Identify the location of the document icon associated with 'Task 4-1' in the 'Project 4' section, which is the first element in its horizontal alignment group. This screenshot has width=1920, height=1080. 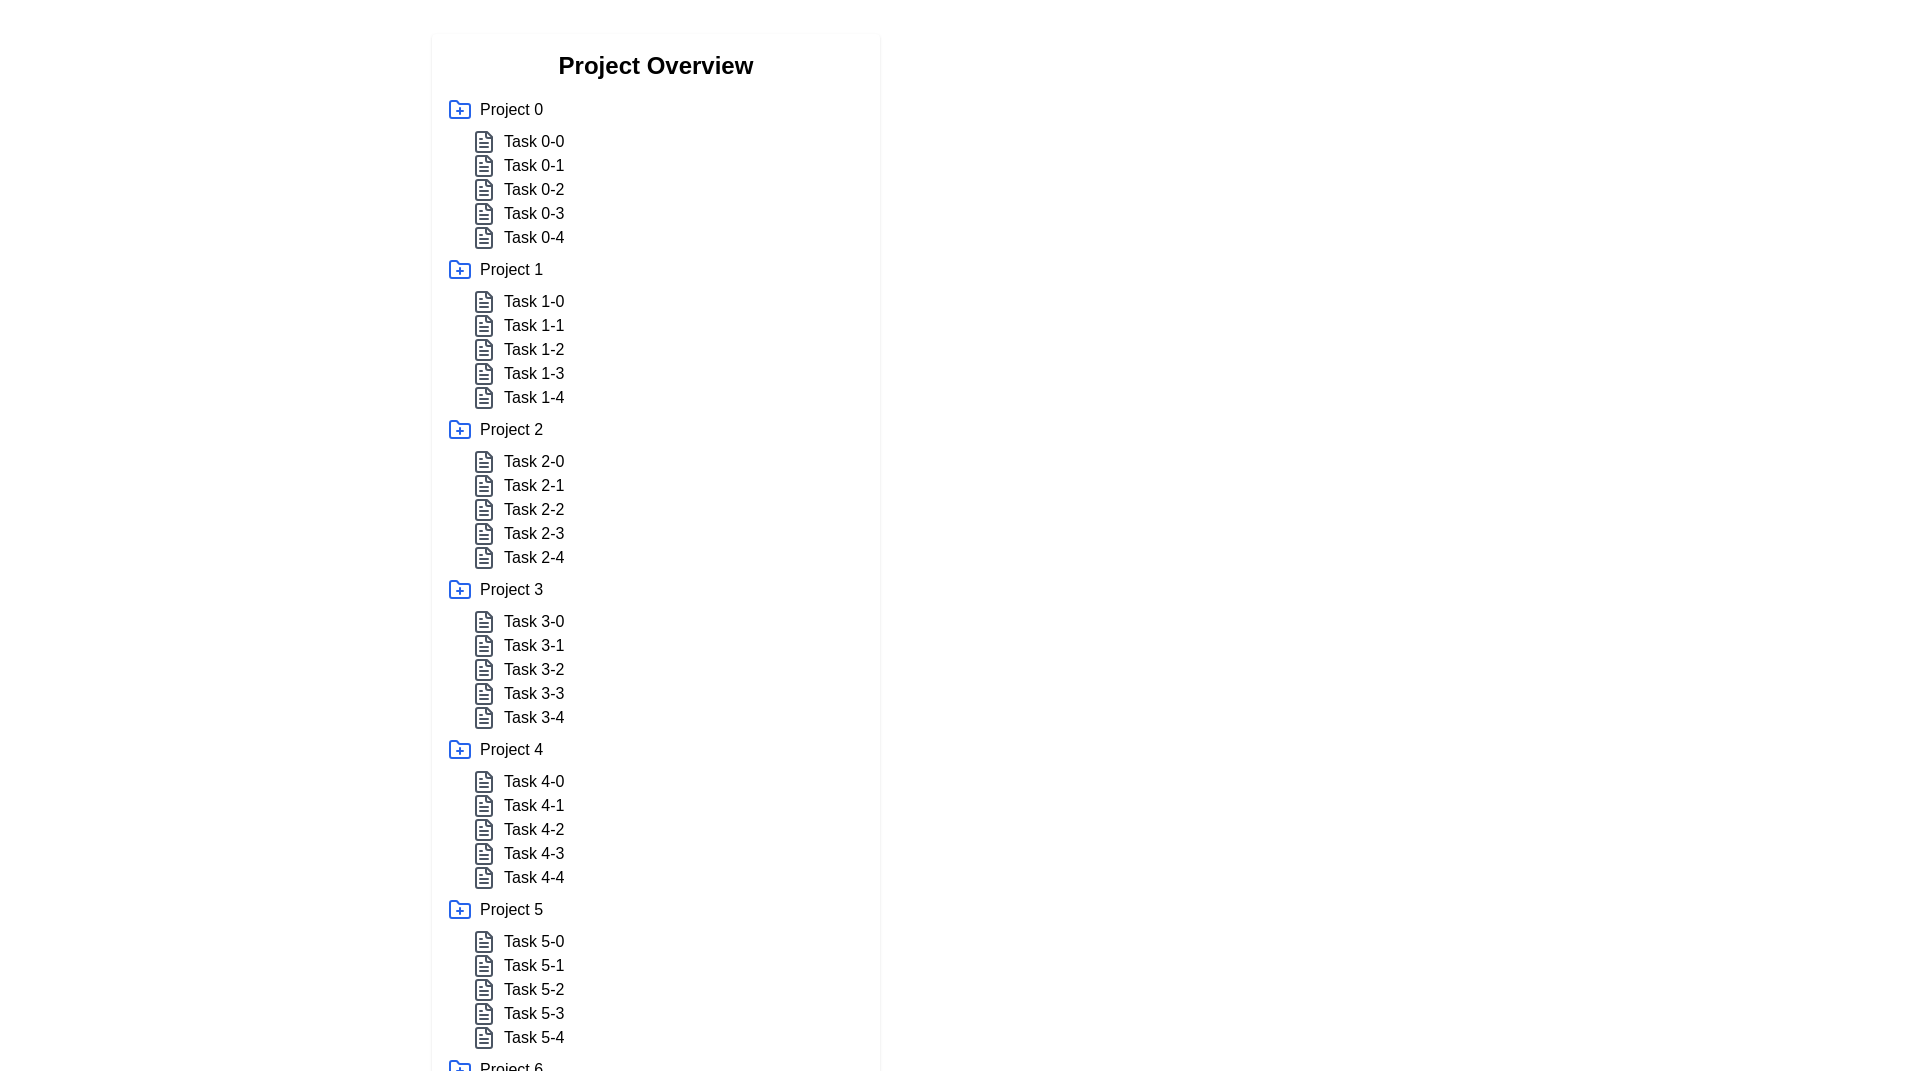
(484, 805).